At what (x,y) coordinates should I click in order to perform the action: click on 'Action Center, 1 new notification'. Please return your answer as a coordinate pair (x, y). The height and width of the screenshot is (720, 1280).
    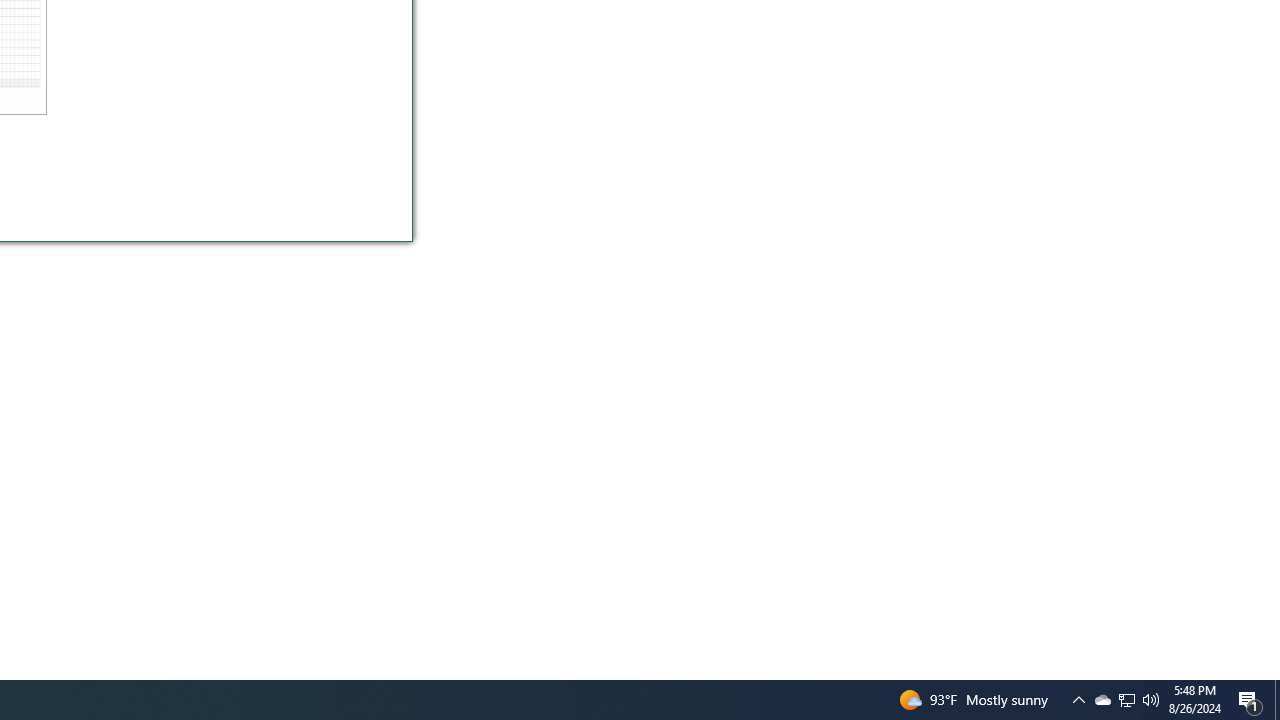
    Looking at the image, I should click on (1250, 698).